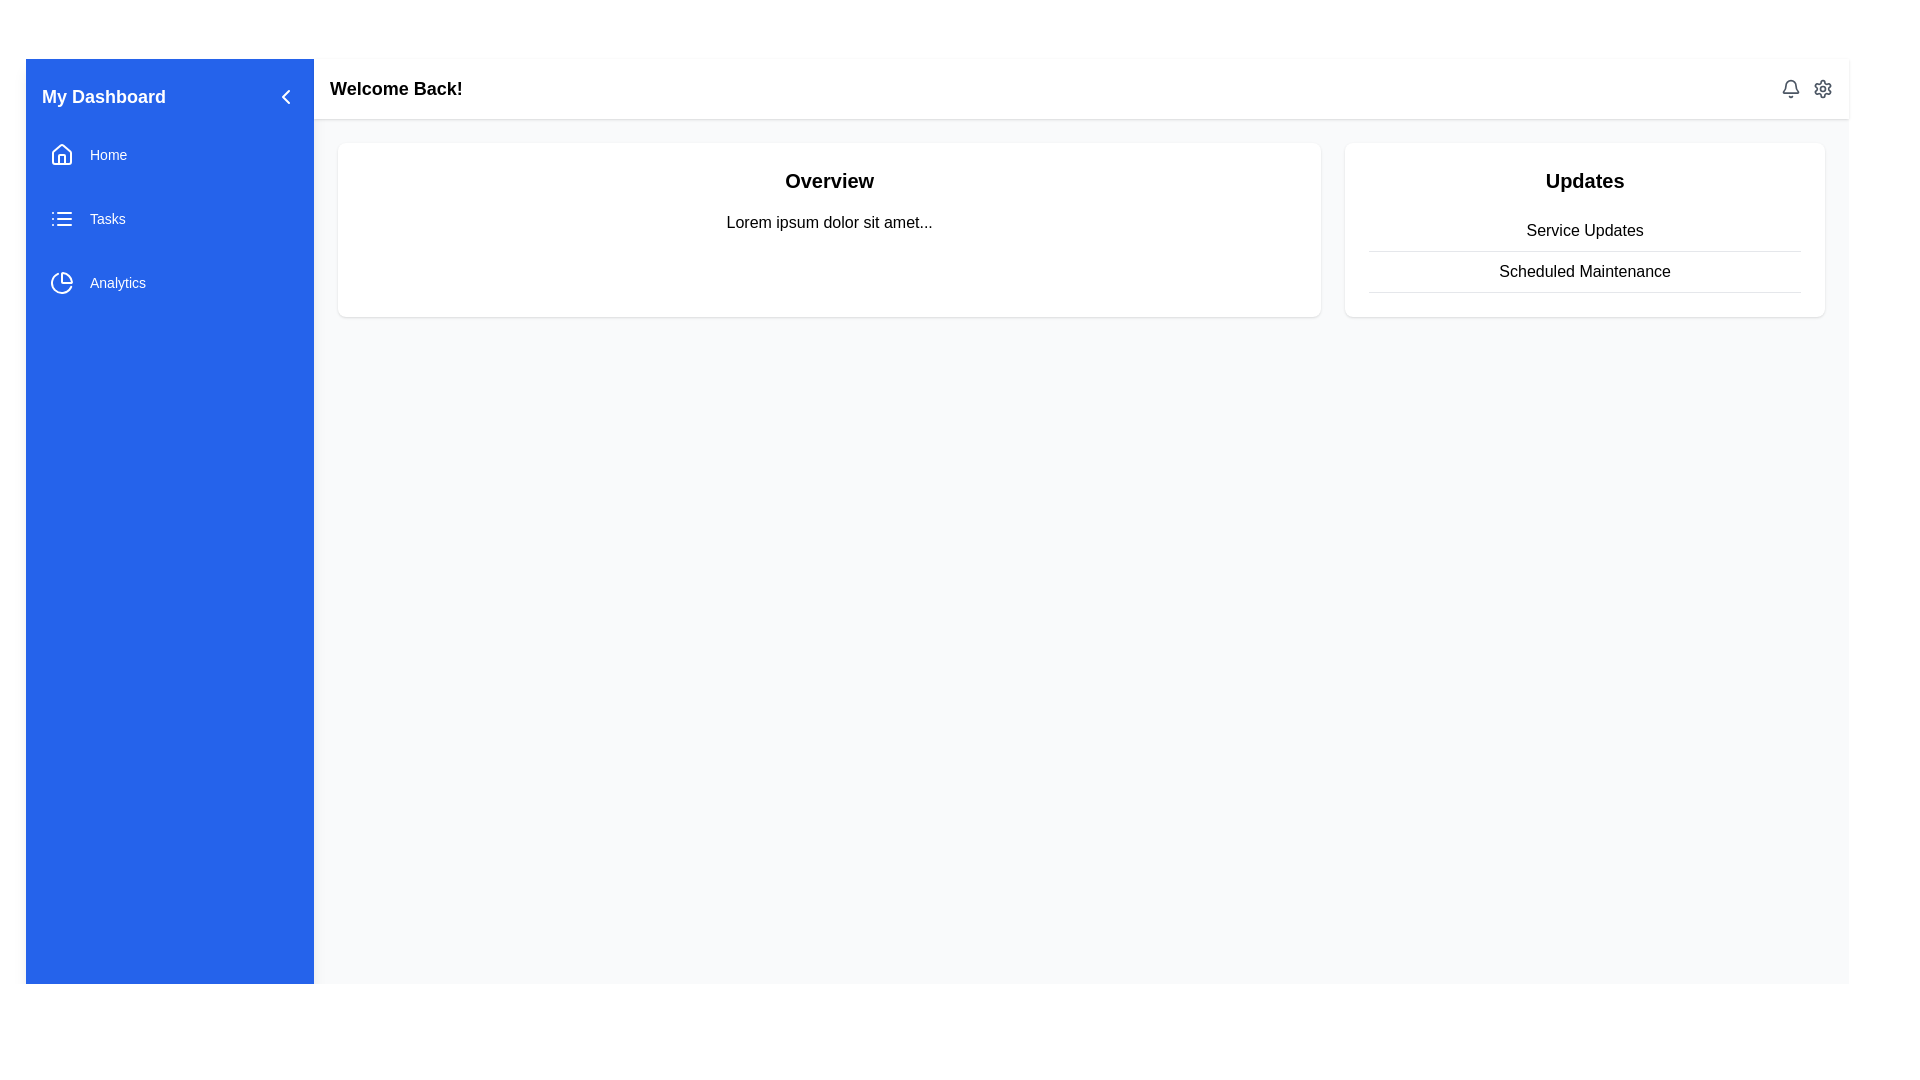 This screenshot has height=1080, width=1920. What do you see at coordinates (285, 96) in the screenshot?
I see `the left-facing chevron icon button in the top-right corner of the blue sidebar` at bounding box center [285, 96].